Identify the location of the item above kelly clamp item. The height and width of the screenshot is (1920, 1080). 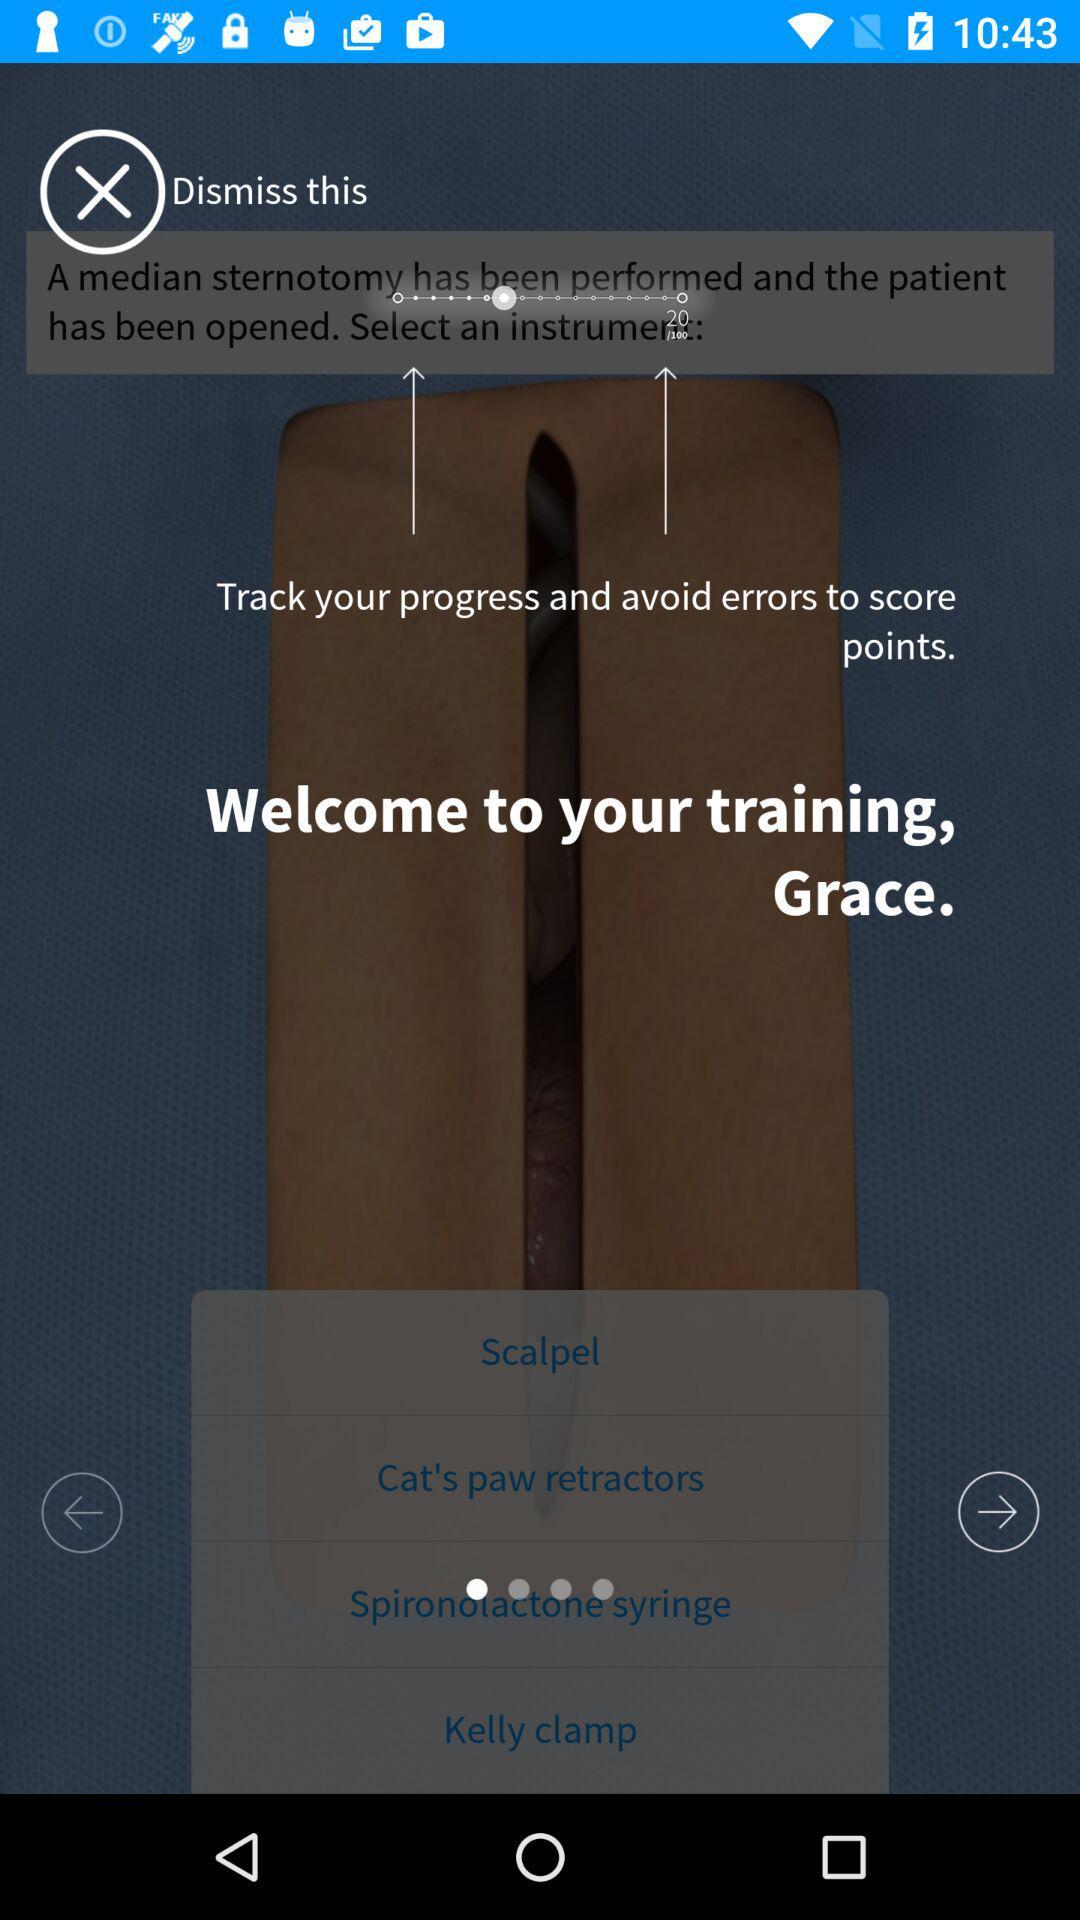
(540, 1604).